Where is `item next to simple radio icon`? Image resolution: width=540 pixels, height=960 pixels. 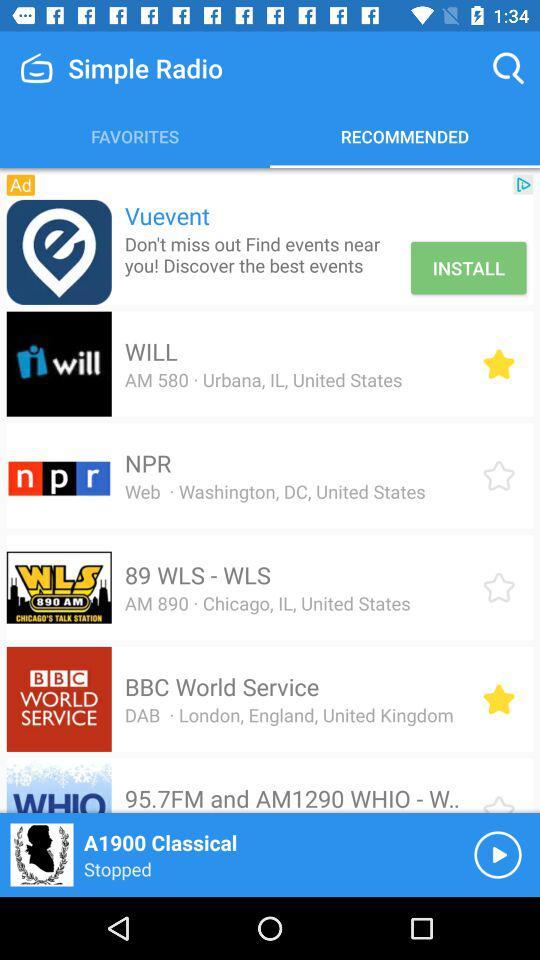
item next to simple radio icon is located at coordinates (508, 68).